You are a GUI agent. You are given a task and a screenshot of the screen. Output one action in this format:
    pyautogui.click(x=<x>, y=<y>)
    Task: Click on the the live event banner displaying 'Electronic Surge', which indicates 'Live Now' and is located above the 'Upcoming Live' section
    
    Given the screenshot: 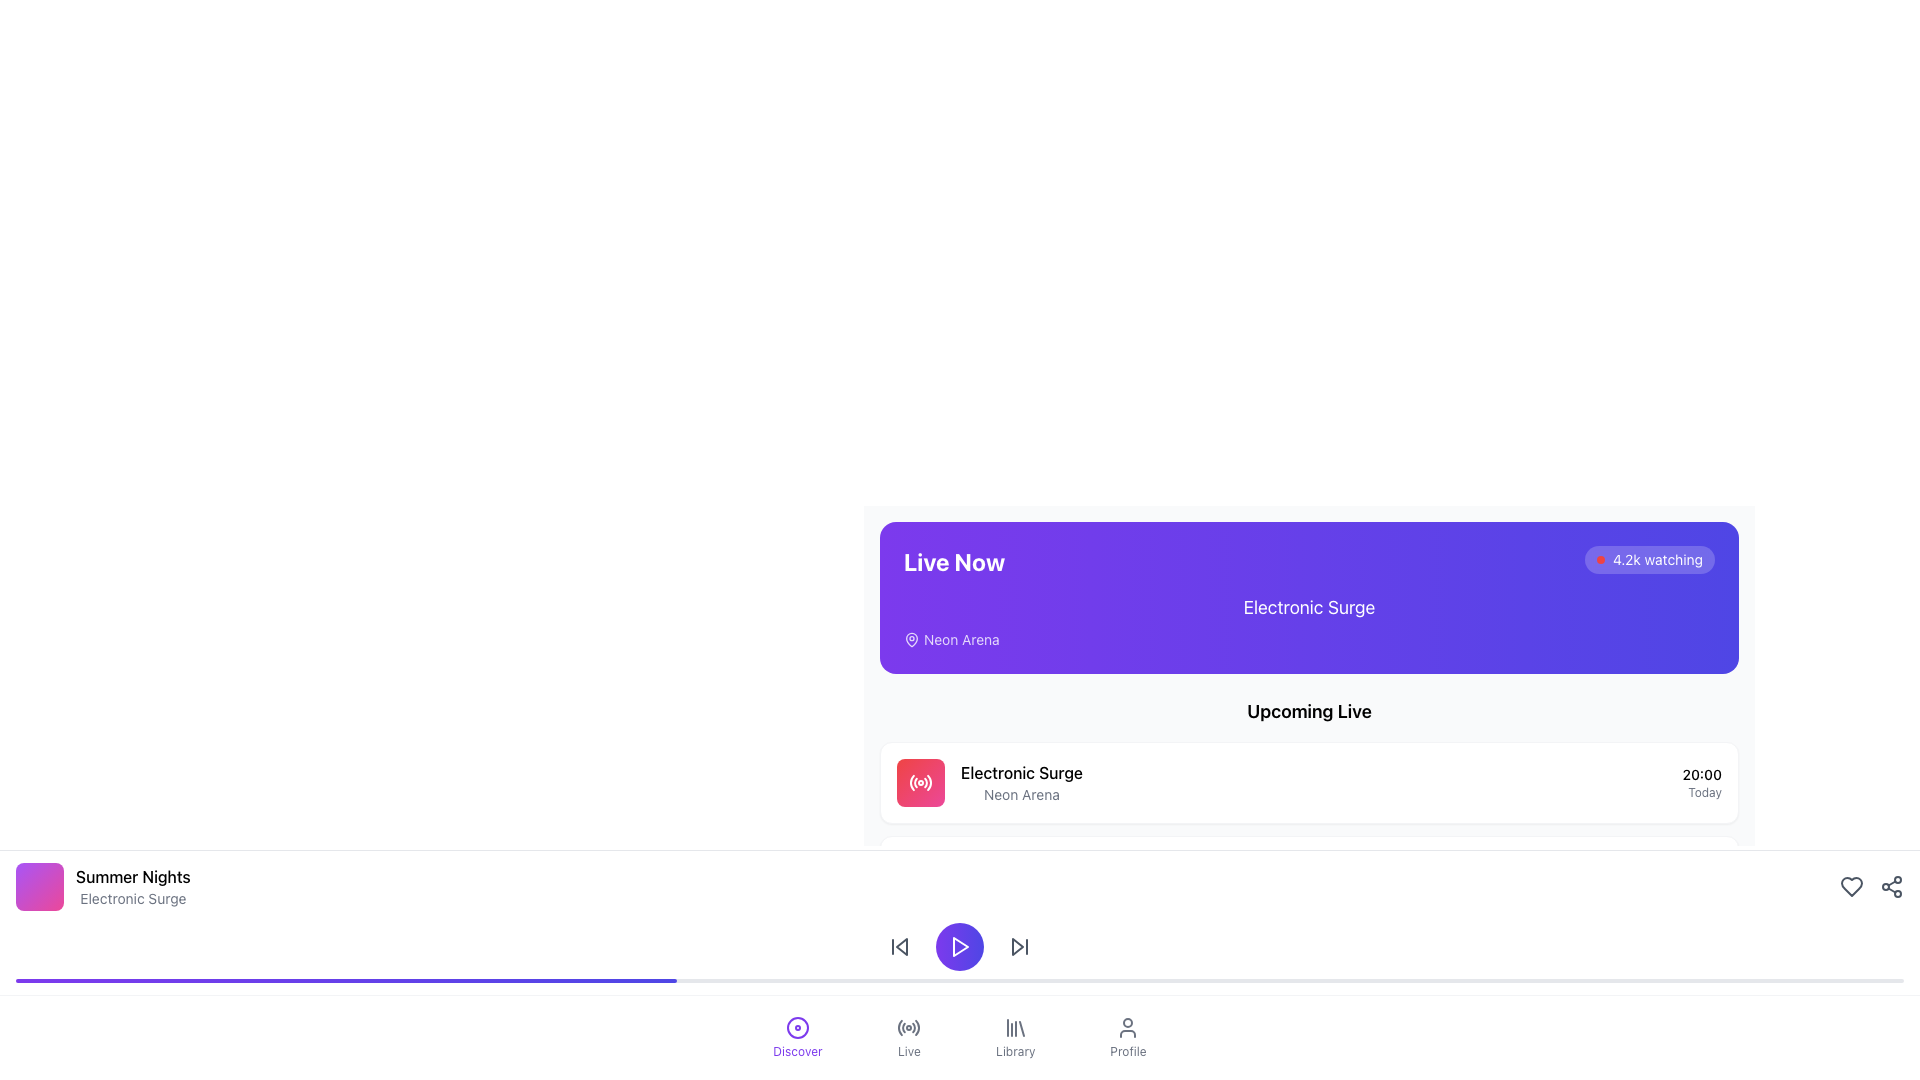 What is the action you would take?
    pyautogui.click(x=1309, y=596)
    